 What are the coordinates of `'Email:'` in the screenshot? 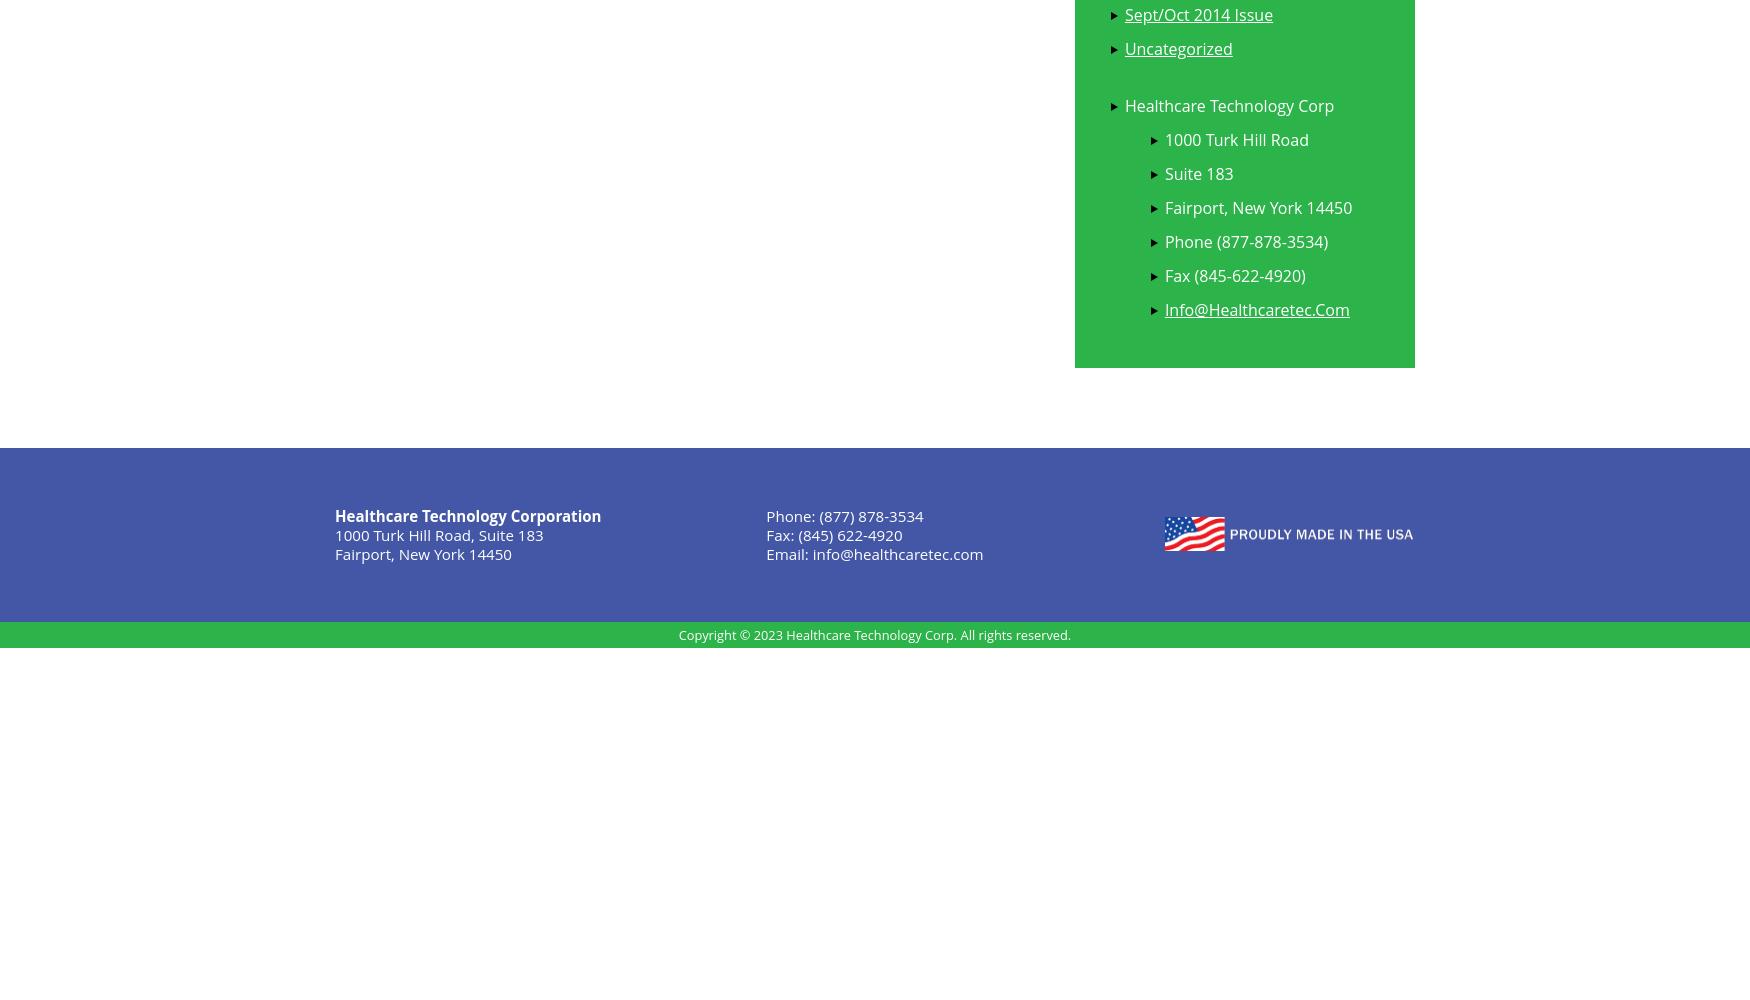 It's located at (788, 553).